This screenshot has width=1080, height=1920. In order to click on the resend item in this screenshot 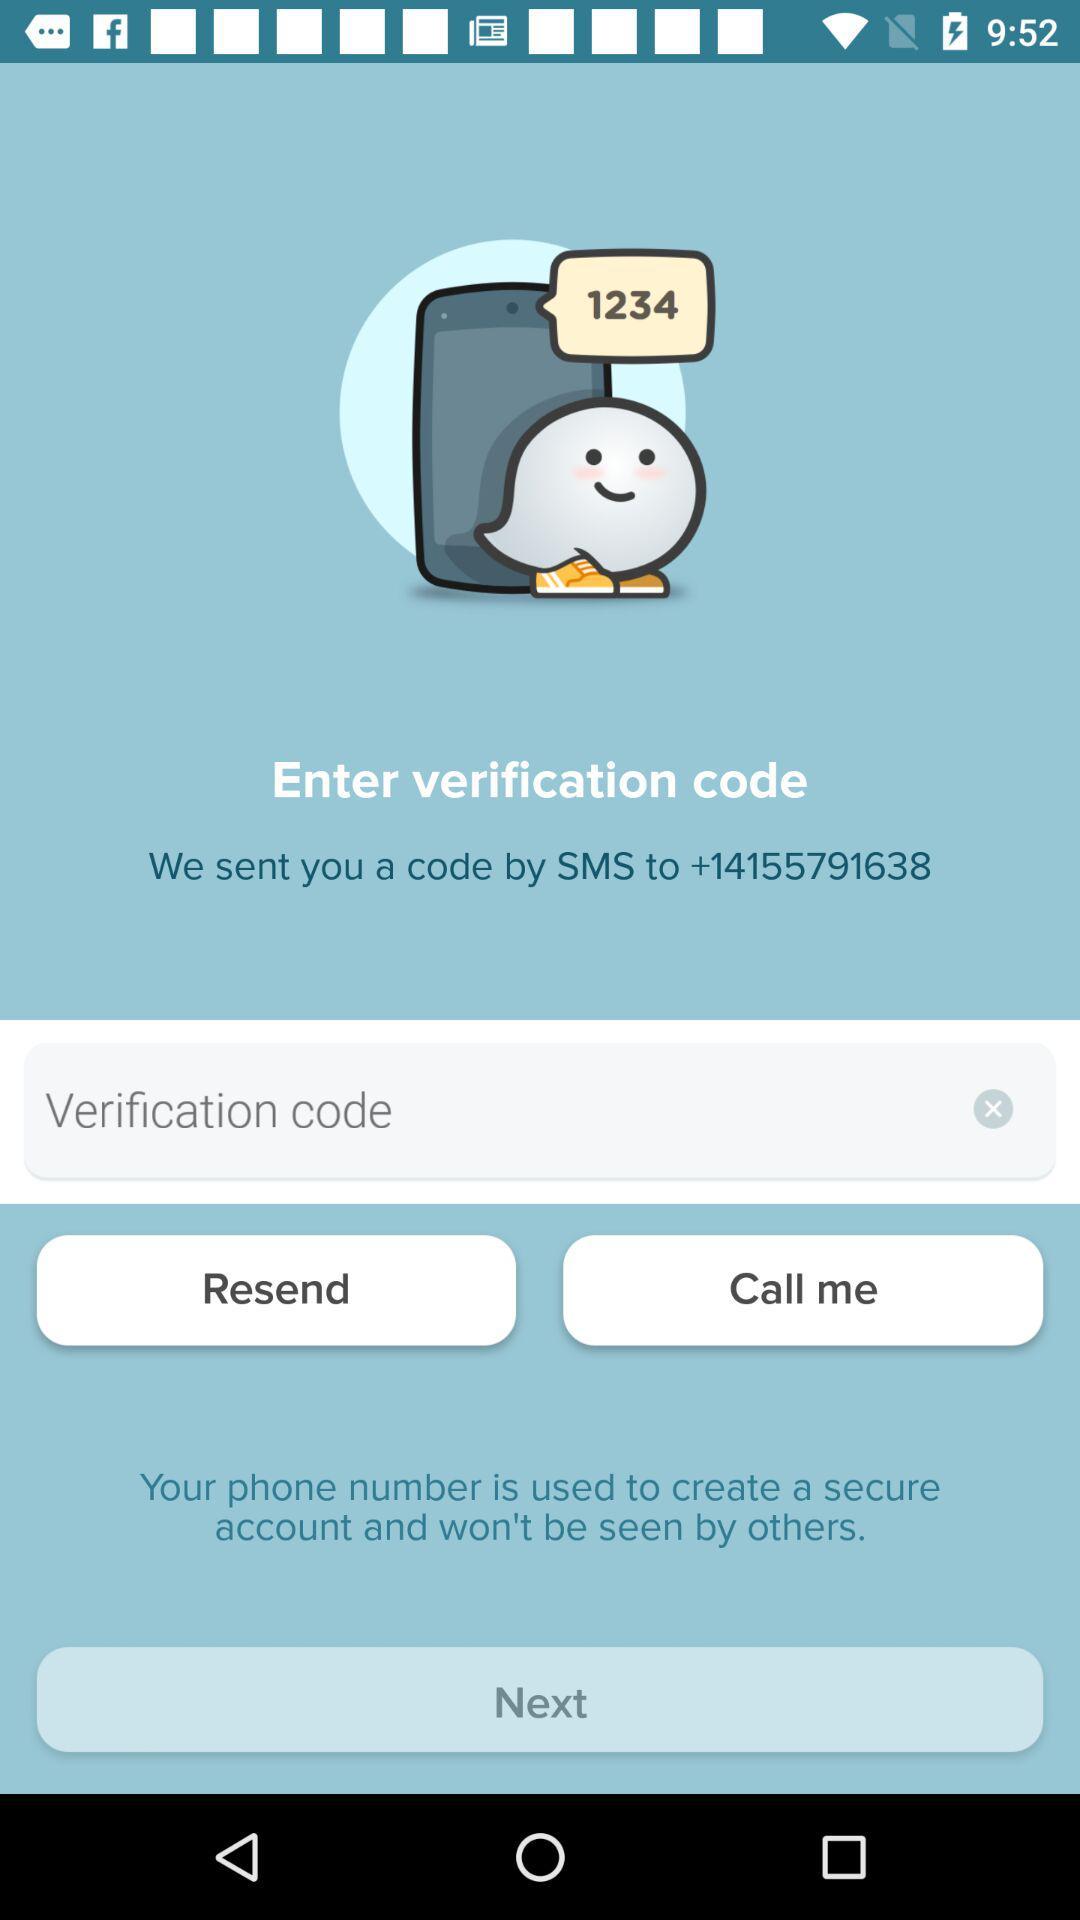, I will do `click(276, 1295)`.